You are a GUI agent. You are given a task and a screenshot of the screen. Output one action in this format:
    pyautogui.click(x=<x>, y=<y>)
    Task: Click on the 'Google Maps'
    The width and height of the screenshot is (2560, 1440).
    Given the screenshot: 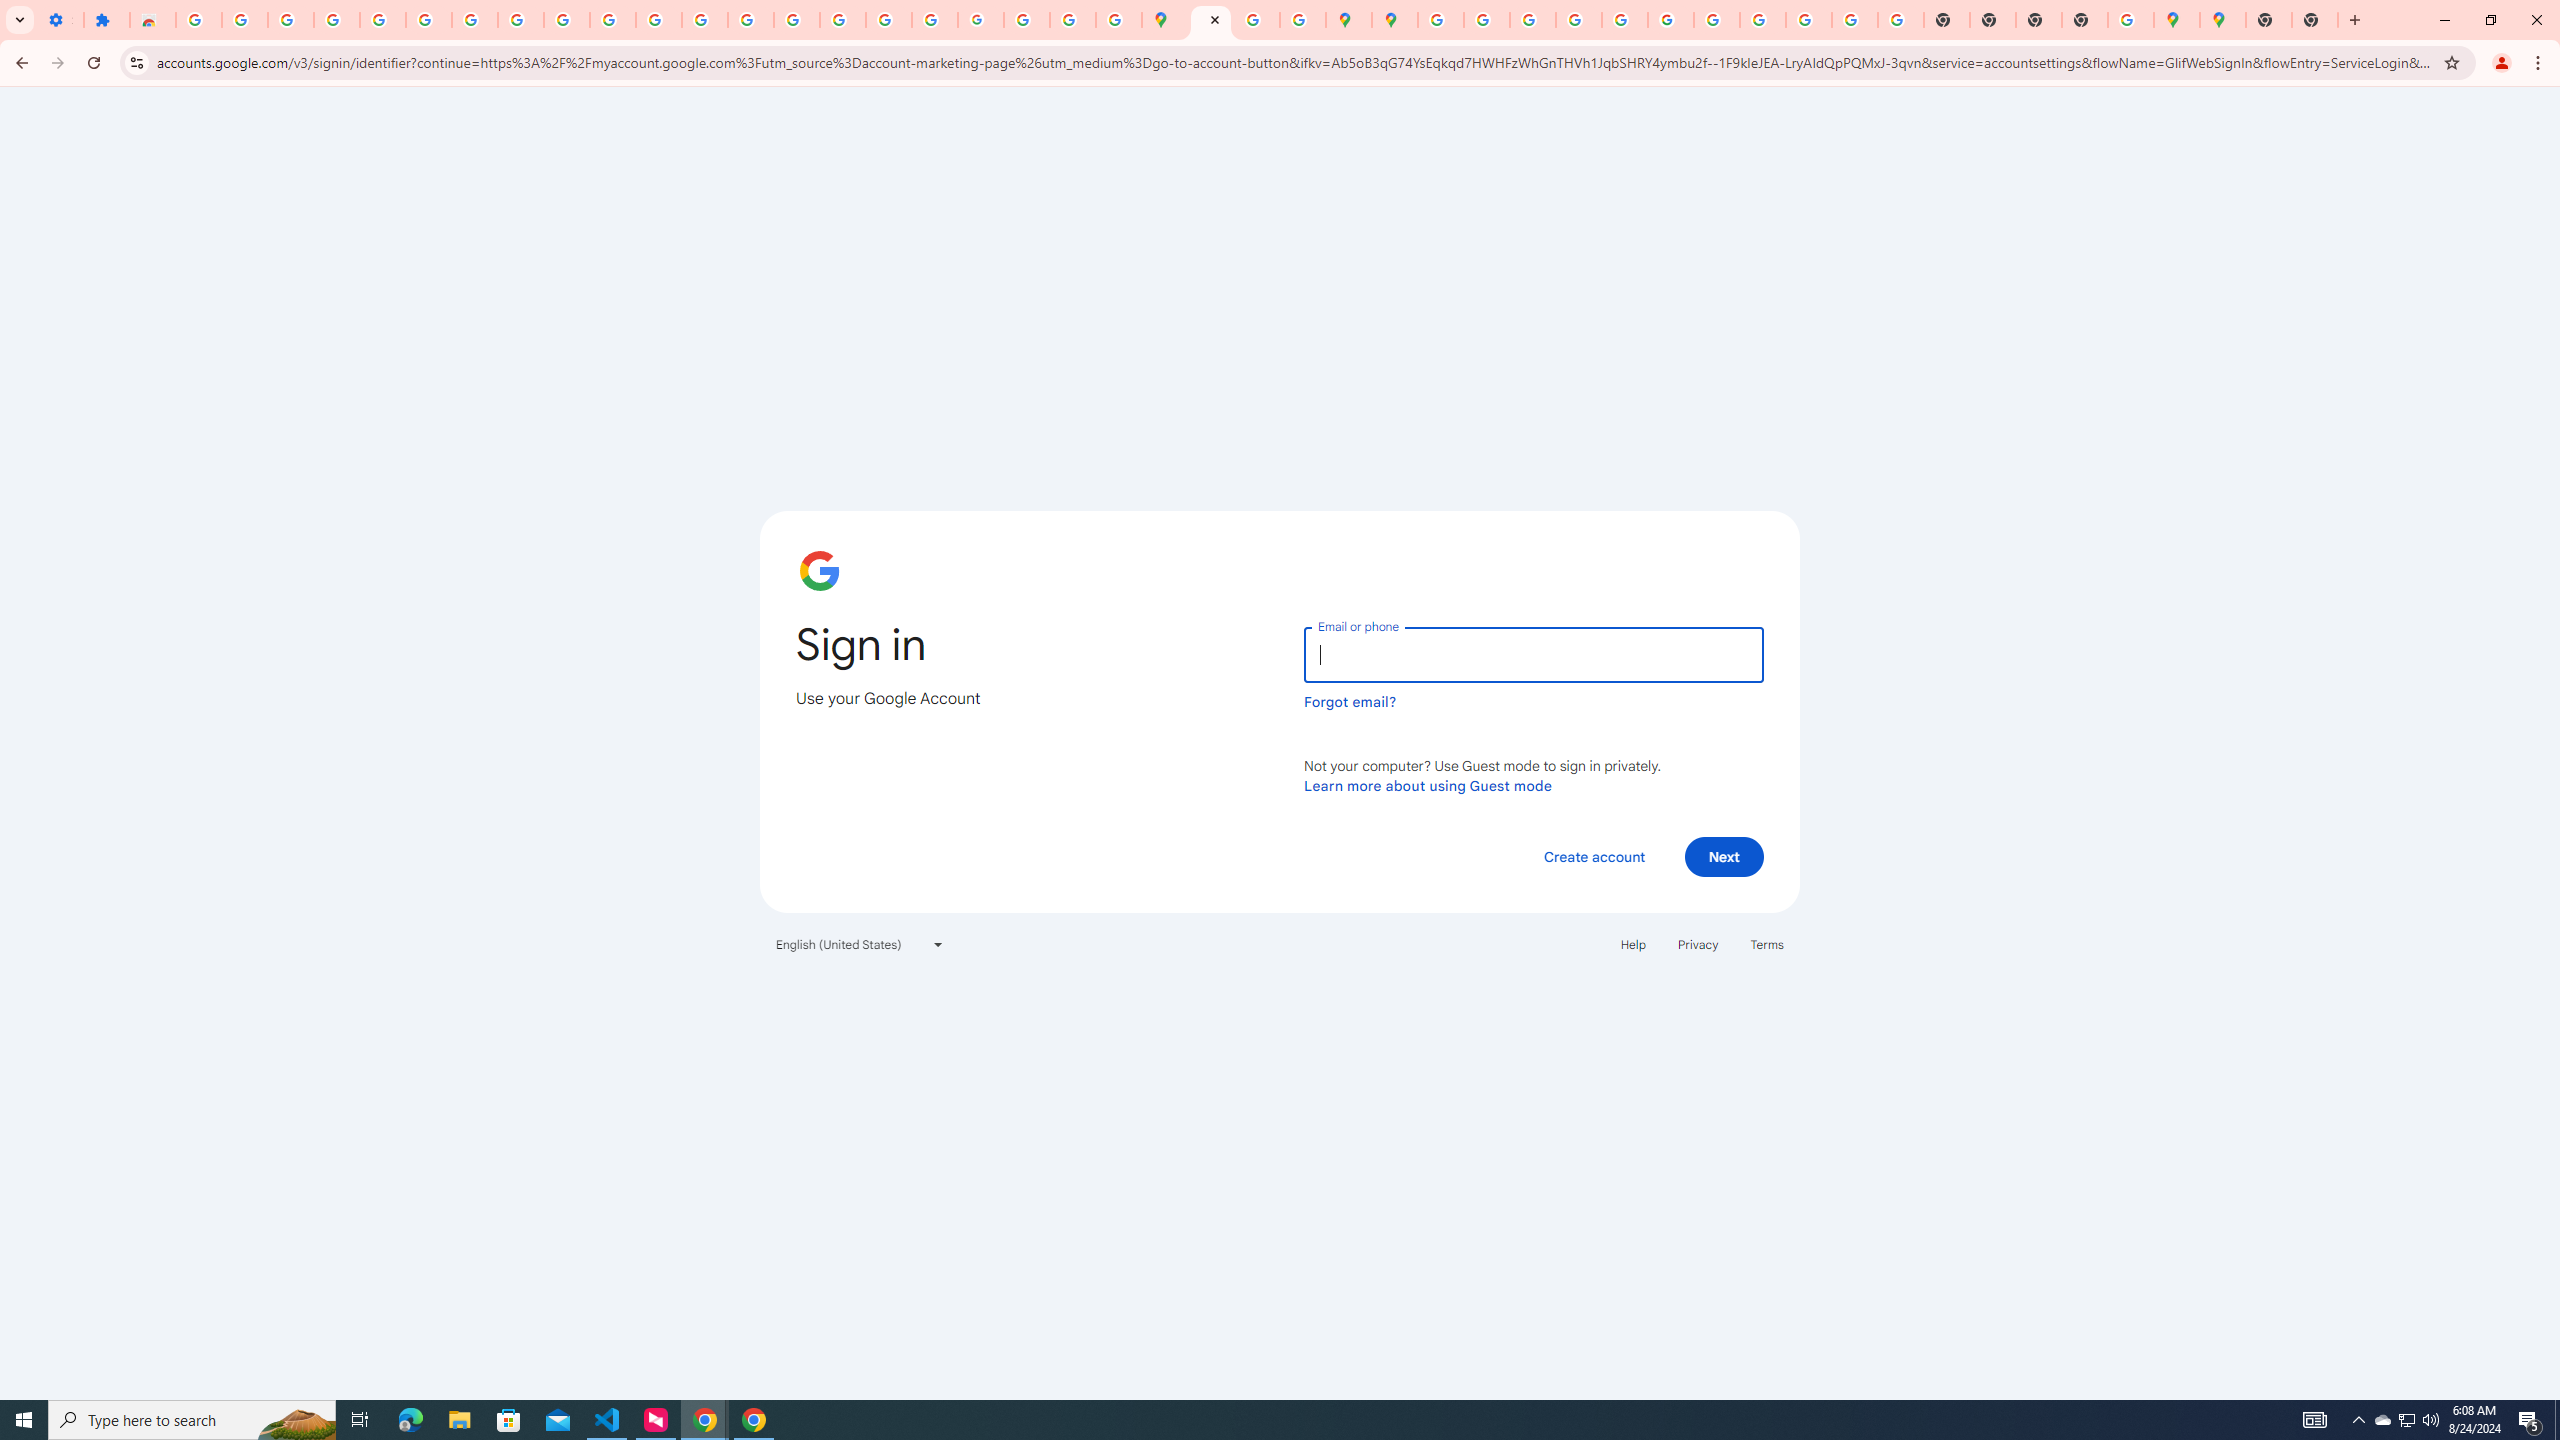 What is the action you would take?
    pyautogui.click(x=2222, y=19)
    